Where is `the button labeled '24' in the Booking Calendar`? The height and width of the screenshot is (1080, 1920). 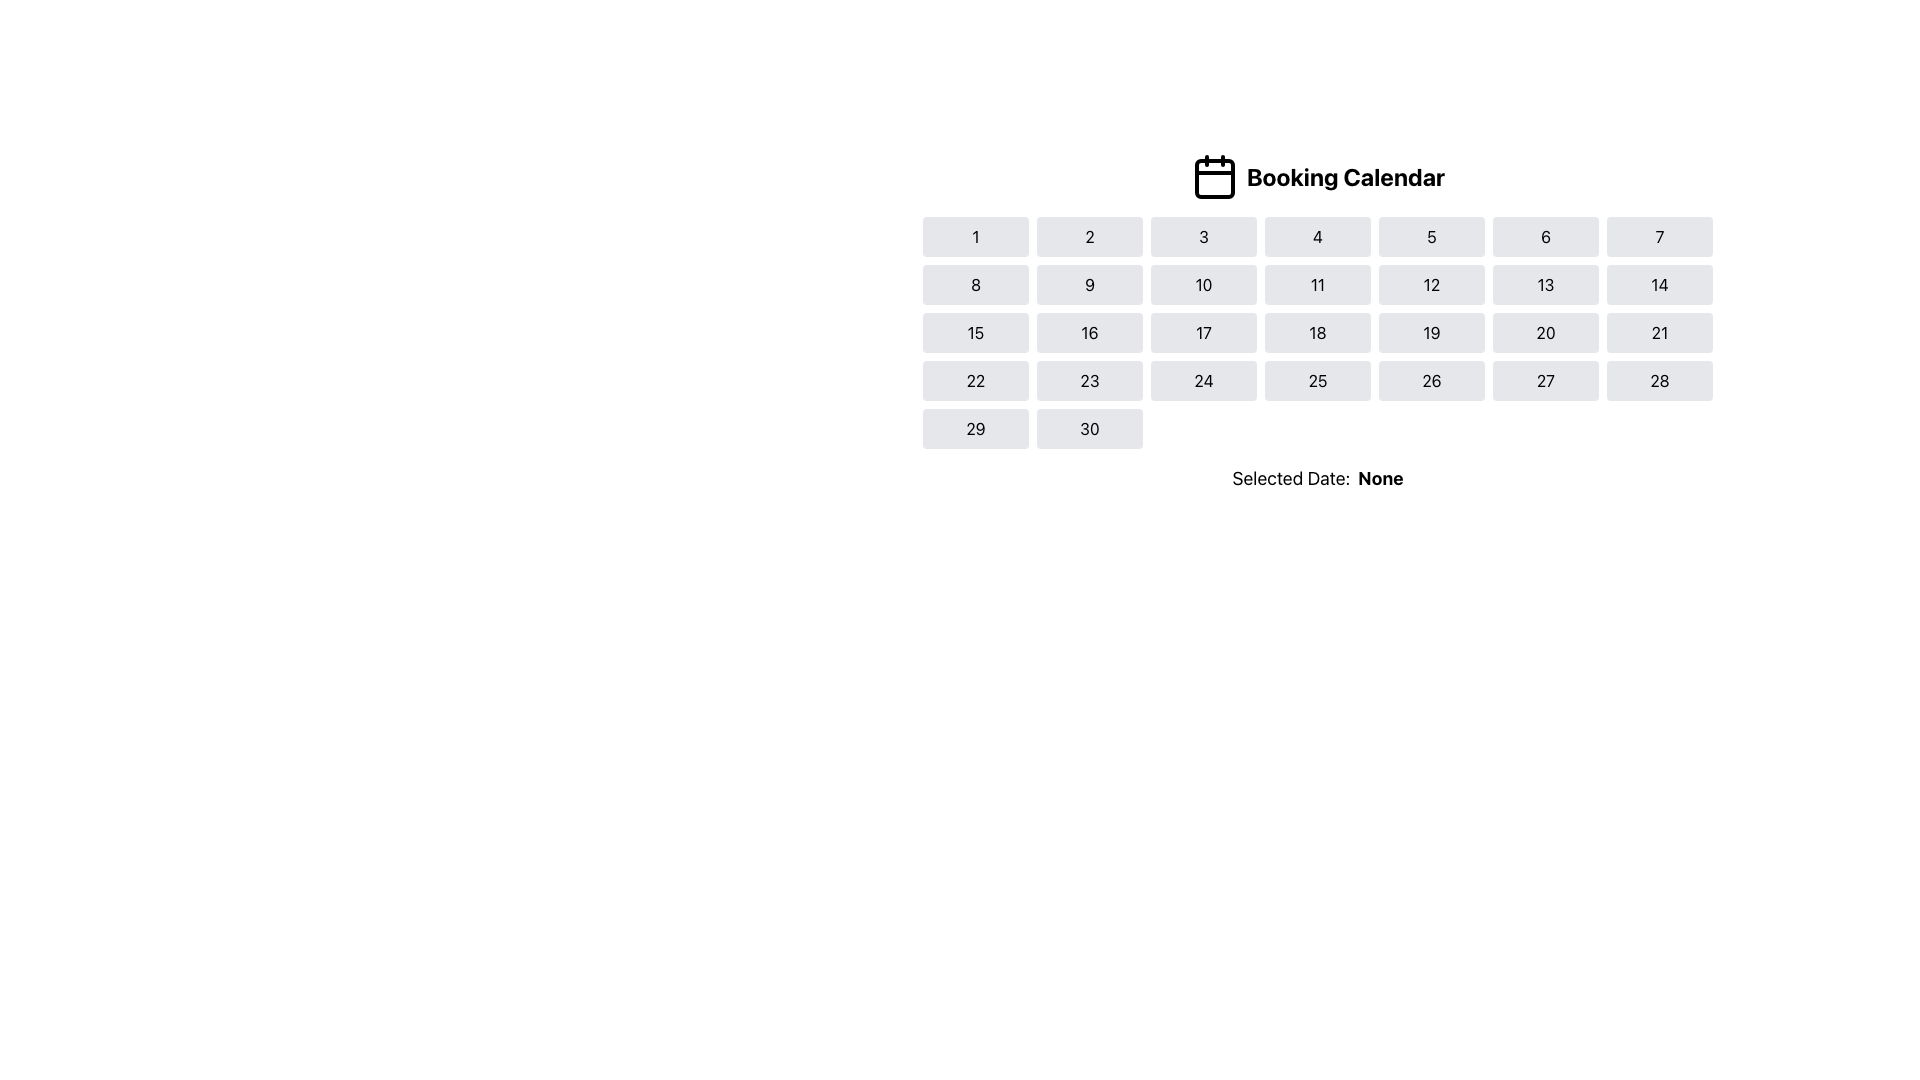 the button labeled '24' in the Booking Calendar is located at coordinates (1203, 381).